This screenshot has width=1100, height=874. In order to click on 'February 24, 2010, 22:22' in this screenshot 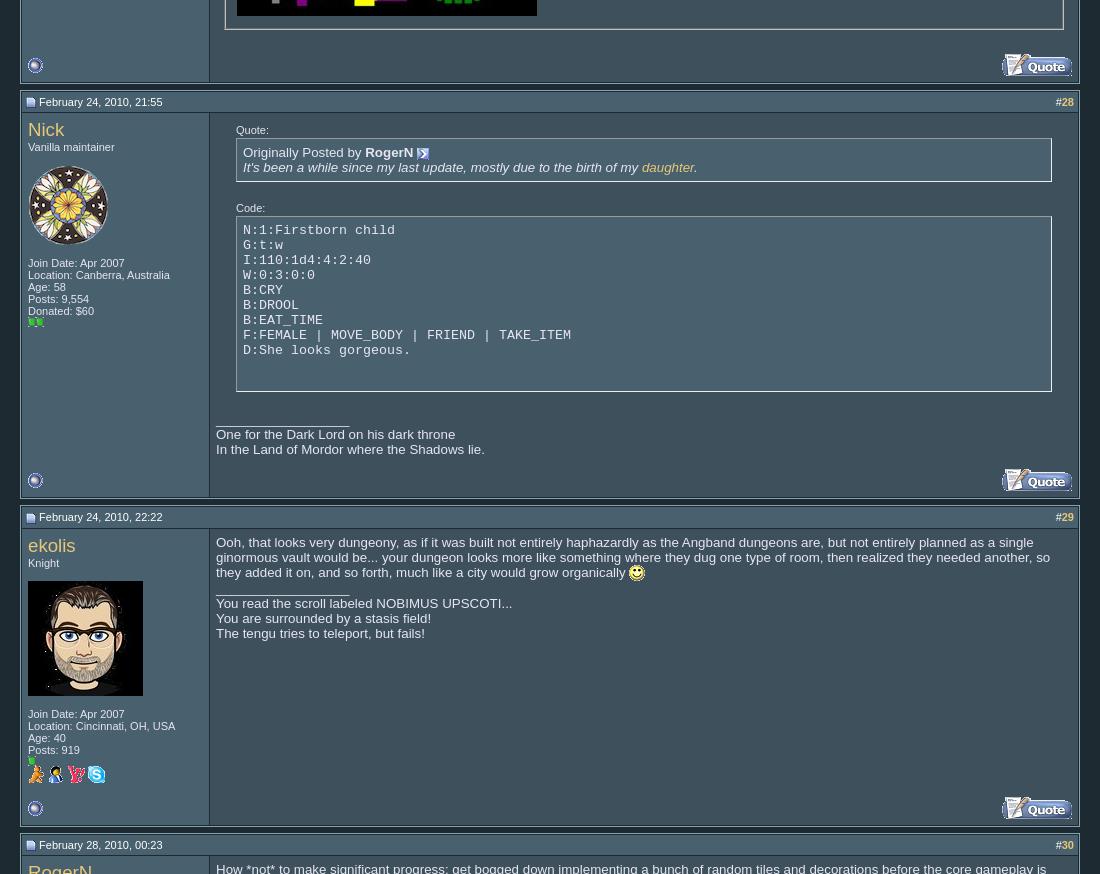, I will do `click(99, 516)`.